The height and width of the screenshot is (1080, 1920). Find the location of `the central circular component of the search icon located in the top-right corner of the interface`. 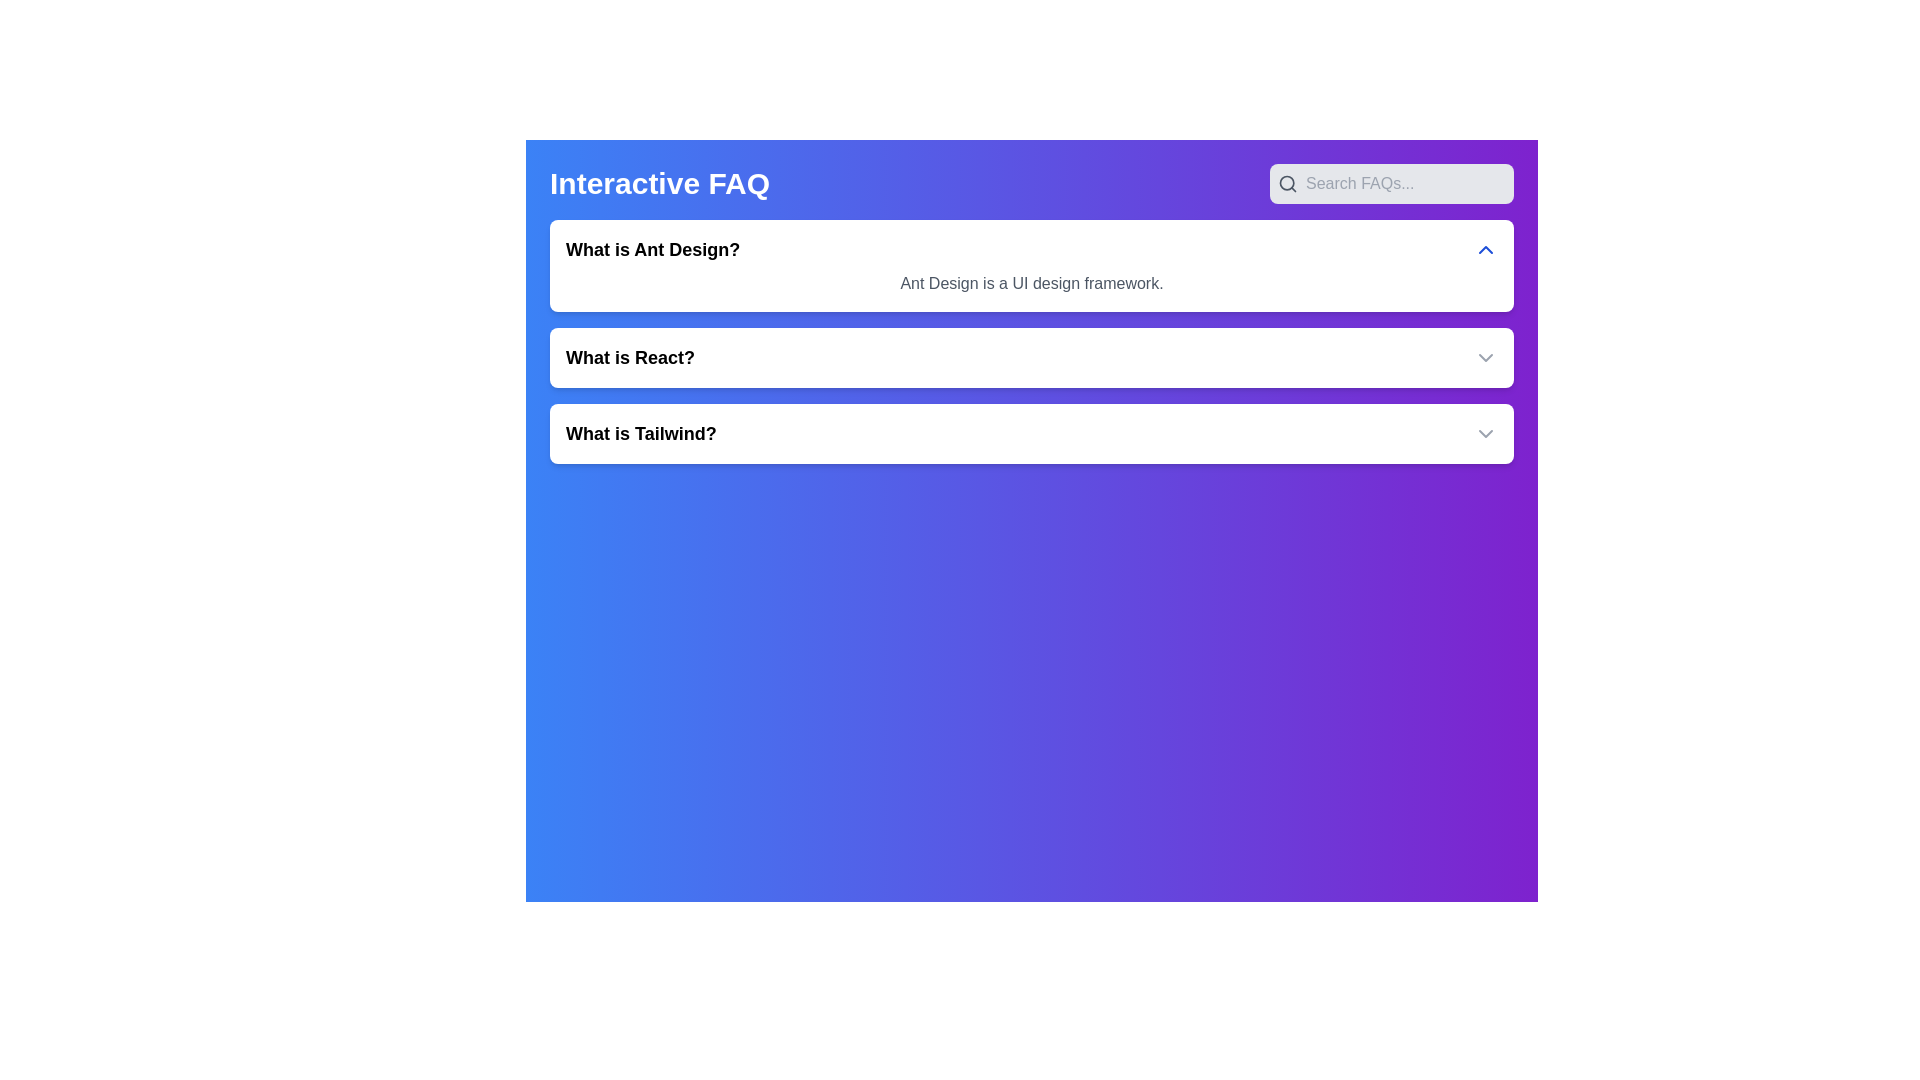

the central circular component of the search icon located in the top-right corner of the interface is located at coordinates (1287, 183).